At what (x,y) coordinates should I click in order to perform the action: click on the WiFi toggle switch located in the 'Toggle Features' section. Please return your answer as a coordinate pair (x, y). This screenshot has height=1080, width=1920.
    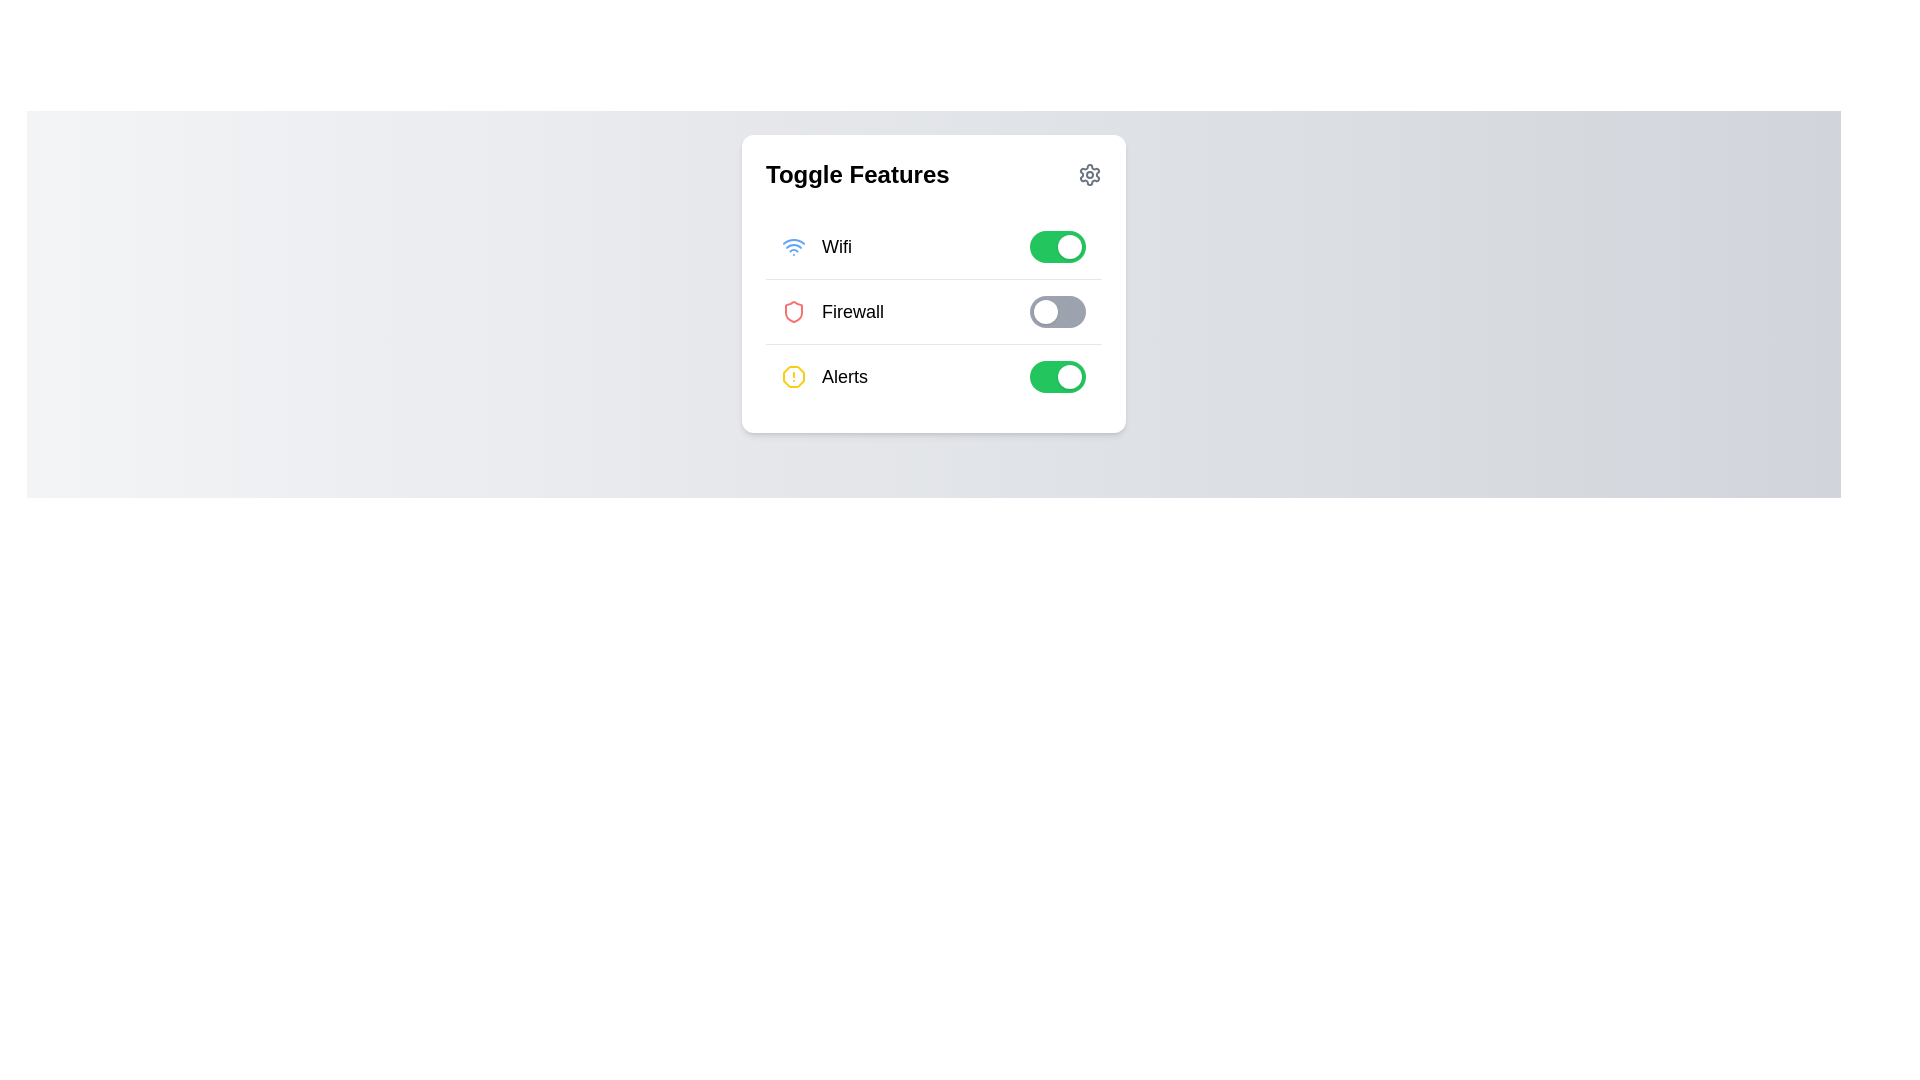
    Looking at the image, I should click on (1056, 245).